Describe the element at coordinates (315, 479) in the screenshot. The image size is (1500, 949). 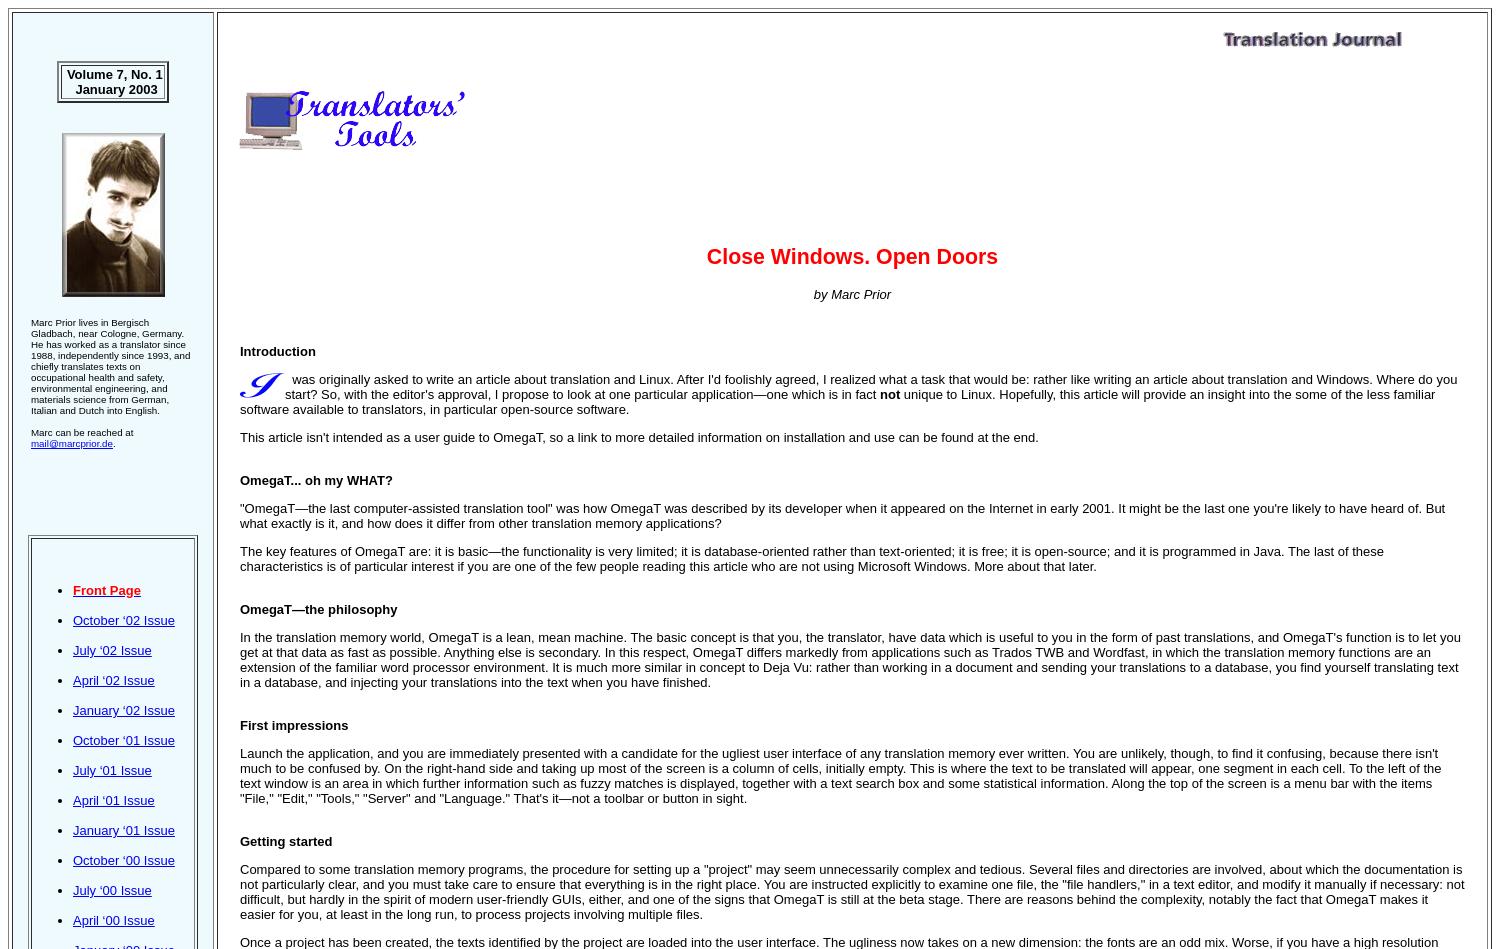
I see `'OmegaT... oh my WHAT?'` at that location.